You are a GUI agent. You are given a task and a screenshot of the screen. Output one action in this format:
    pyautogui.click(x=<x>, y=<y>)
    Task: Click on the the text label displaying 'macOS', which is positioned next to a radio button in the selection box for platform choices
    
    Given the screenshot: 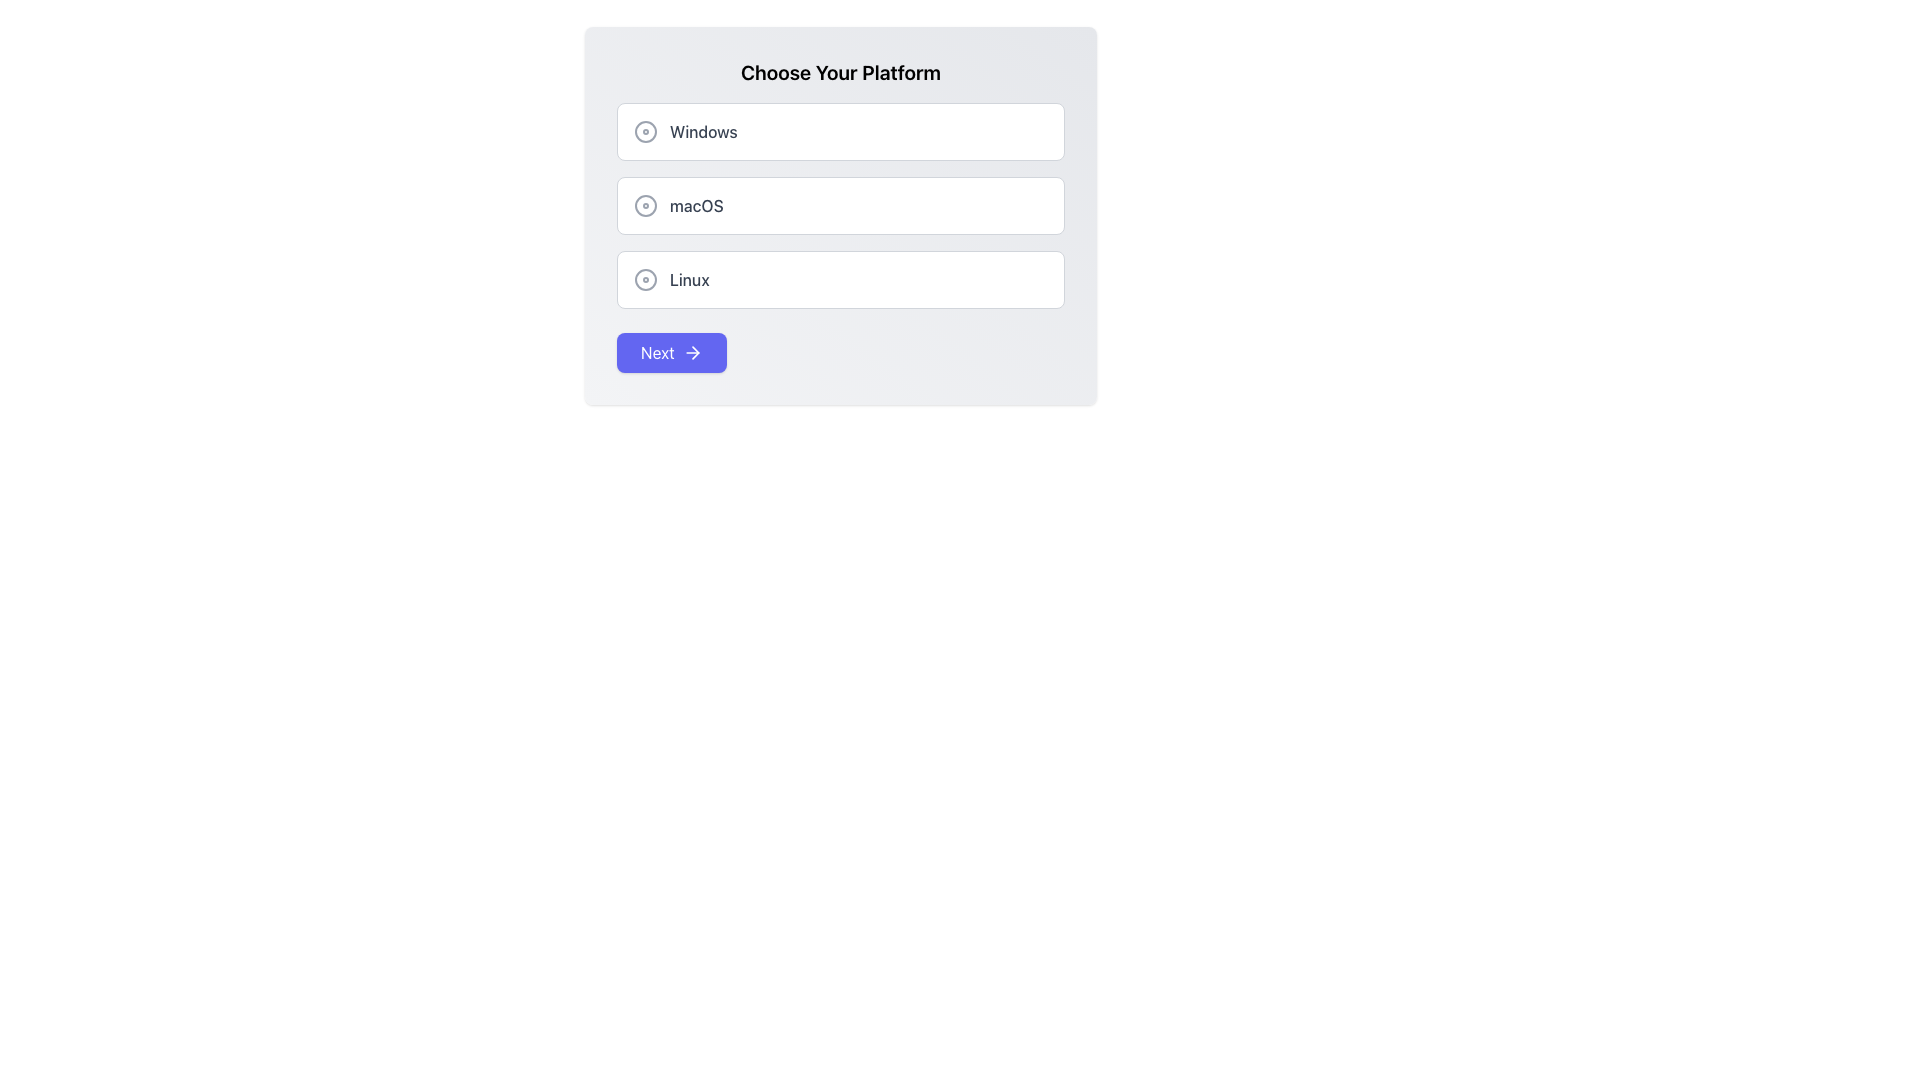 What is the action you would take?
    pyautogui.click(x=696, y=205)
    